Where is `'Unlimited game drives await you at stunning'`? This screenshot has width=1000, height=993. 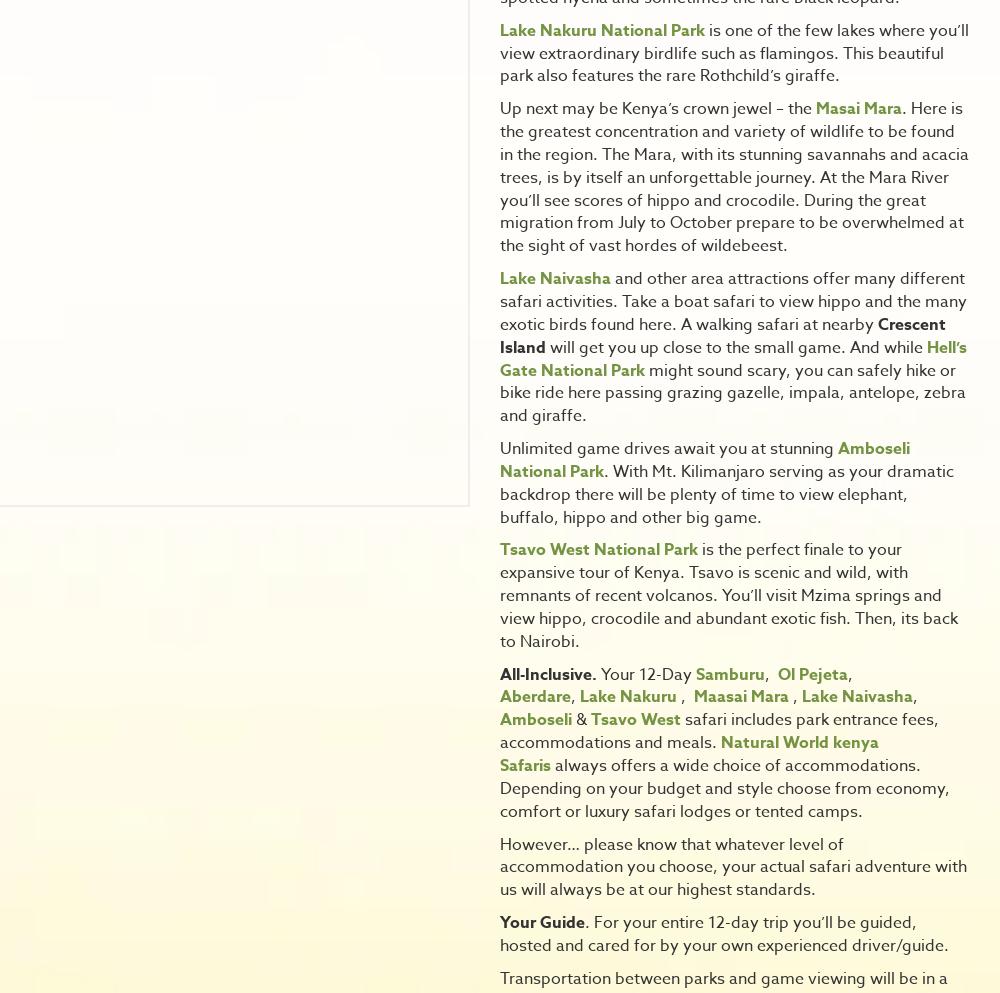
'Unlimited game drives await you at stunning' is located at coordinates (500, 449).